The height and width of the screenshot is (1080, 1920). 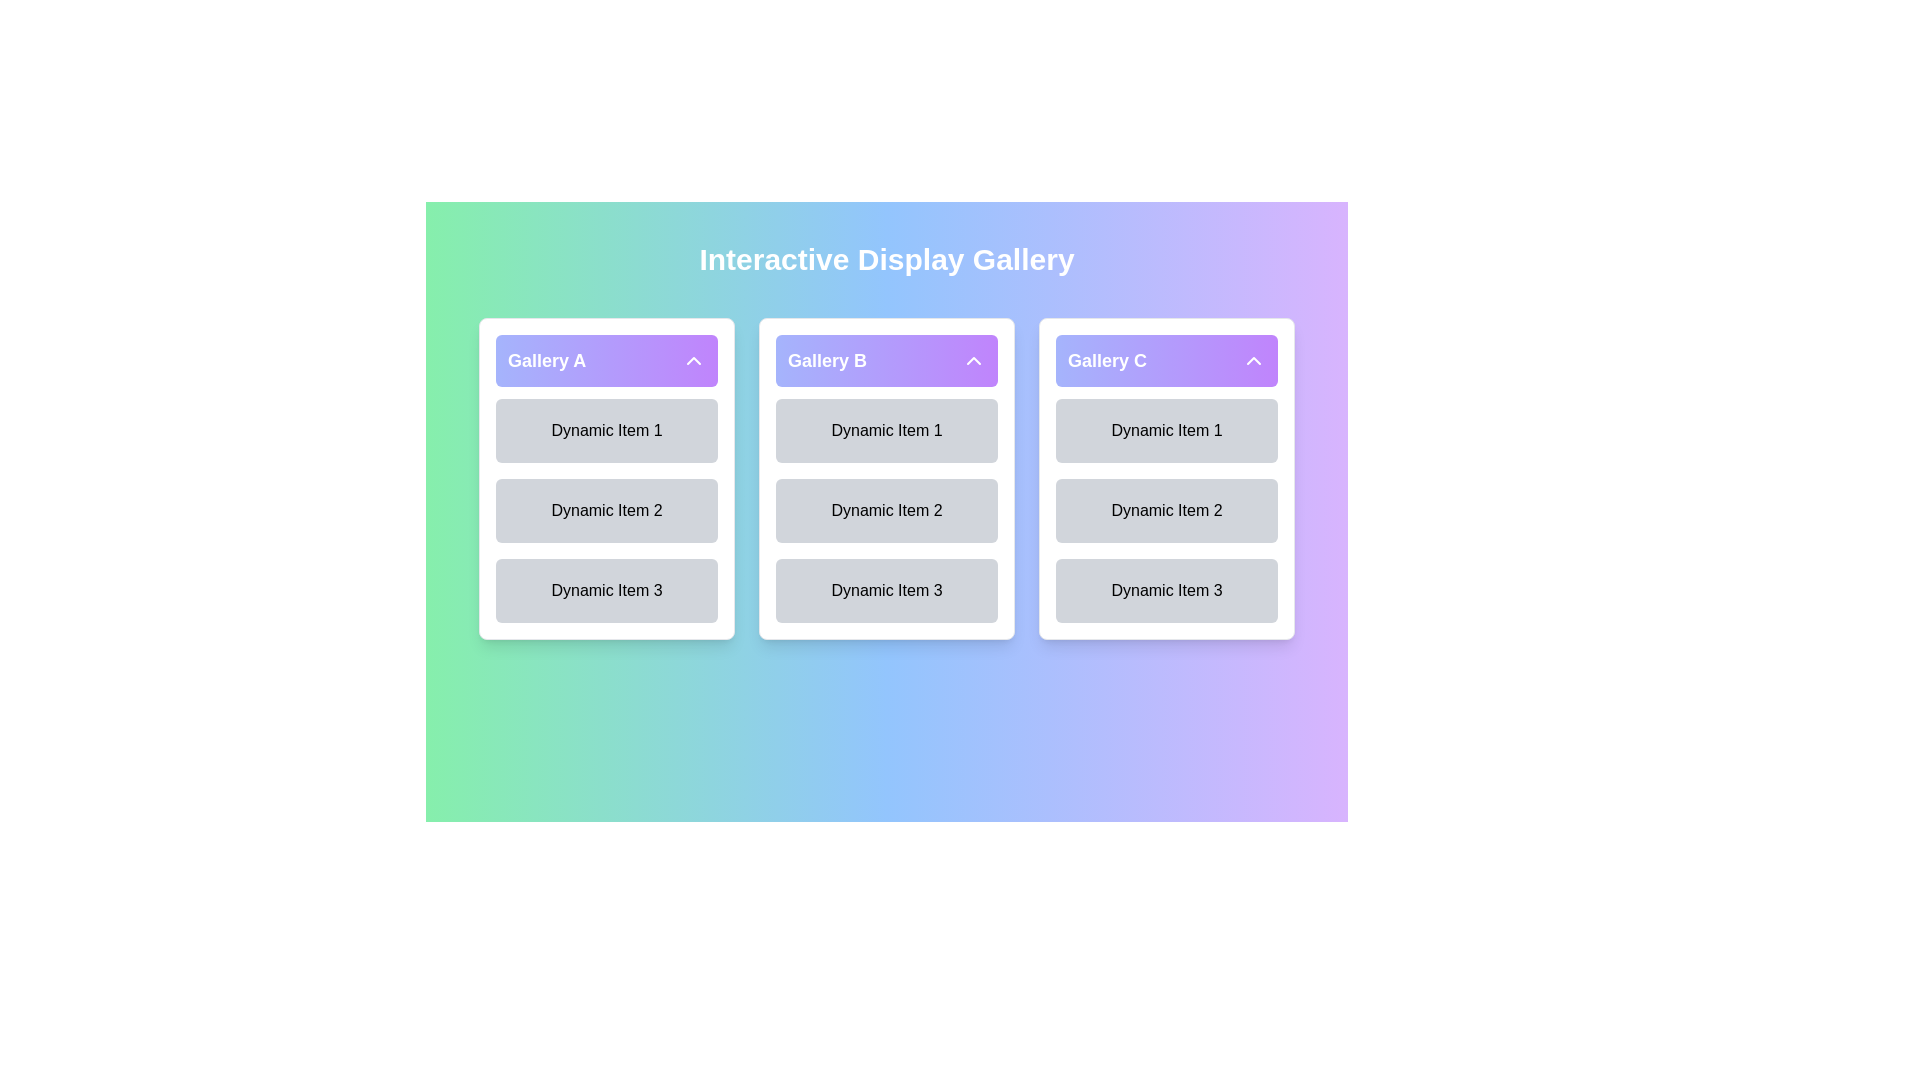 What do you see at coordinates (1106, 361) in the screenshot?
I see `the text label displaying 'Gallery C' in bold, white letters with a gradient background` at bounding box center [1106, 361].